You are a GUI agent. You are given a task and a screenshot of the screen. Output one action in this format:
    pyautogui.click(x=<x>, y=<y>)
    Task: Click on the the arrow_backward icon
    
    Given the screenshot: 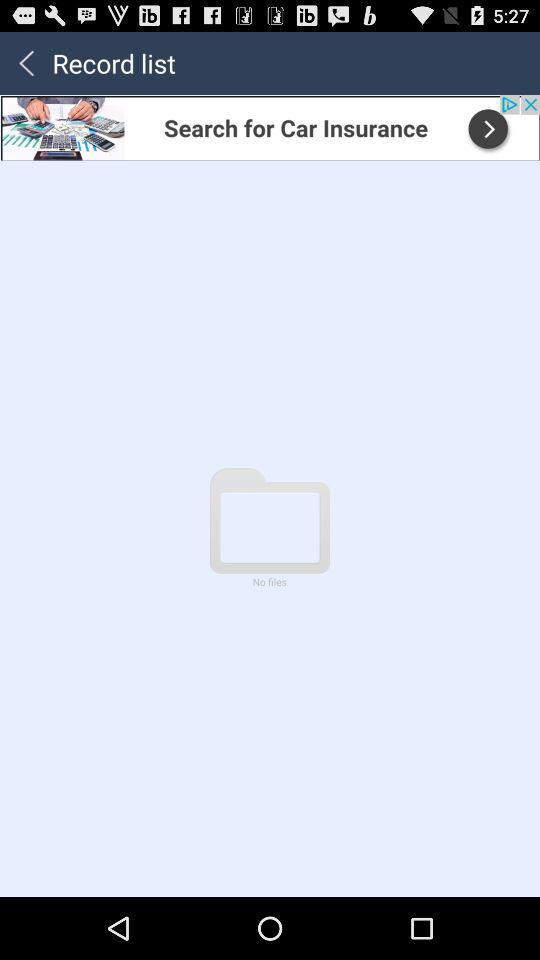 What is the action you would take?
    pyautogui.click(x=25, y=67)
    